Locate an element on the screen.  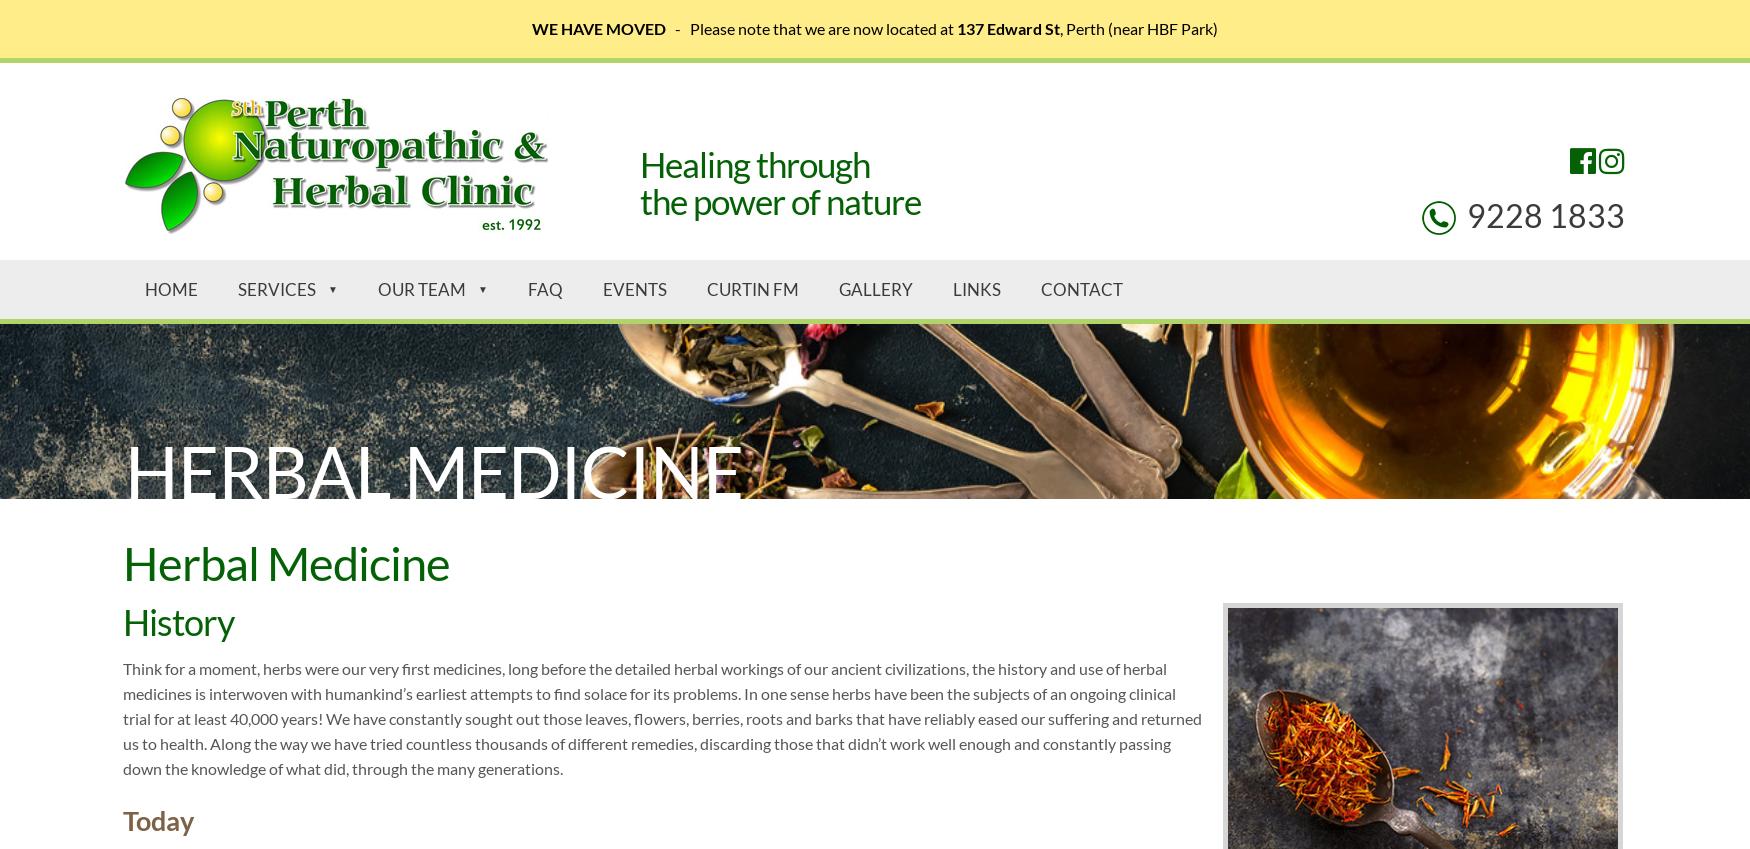
'-   Please note that we are now located at' is located at coordinates (810, 27).